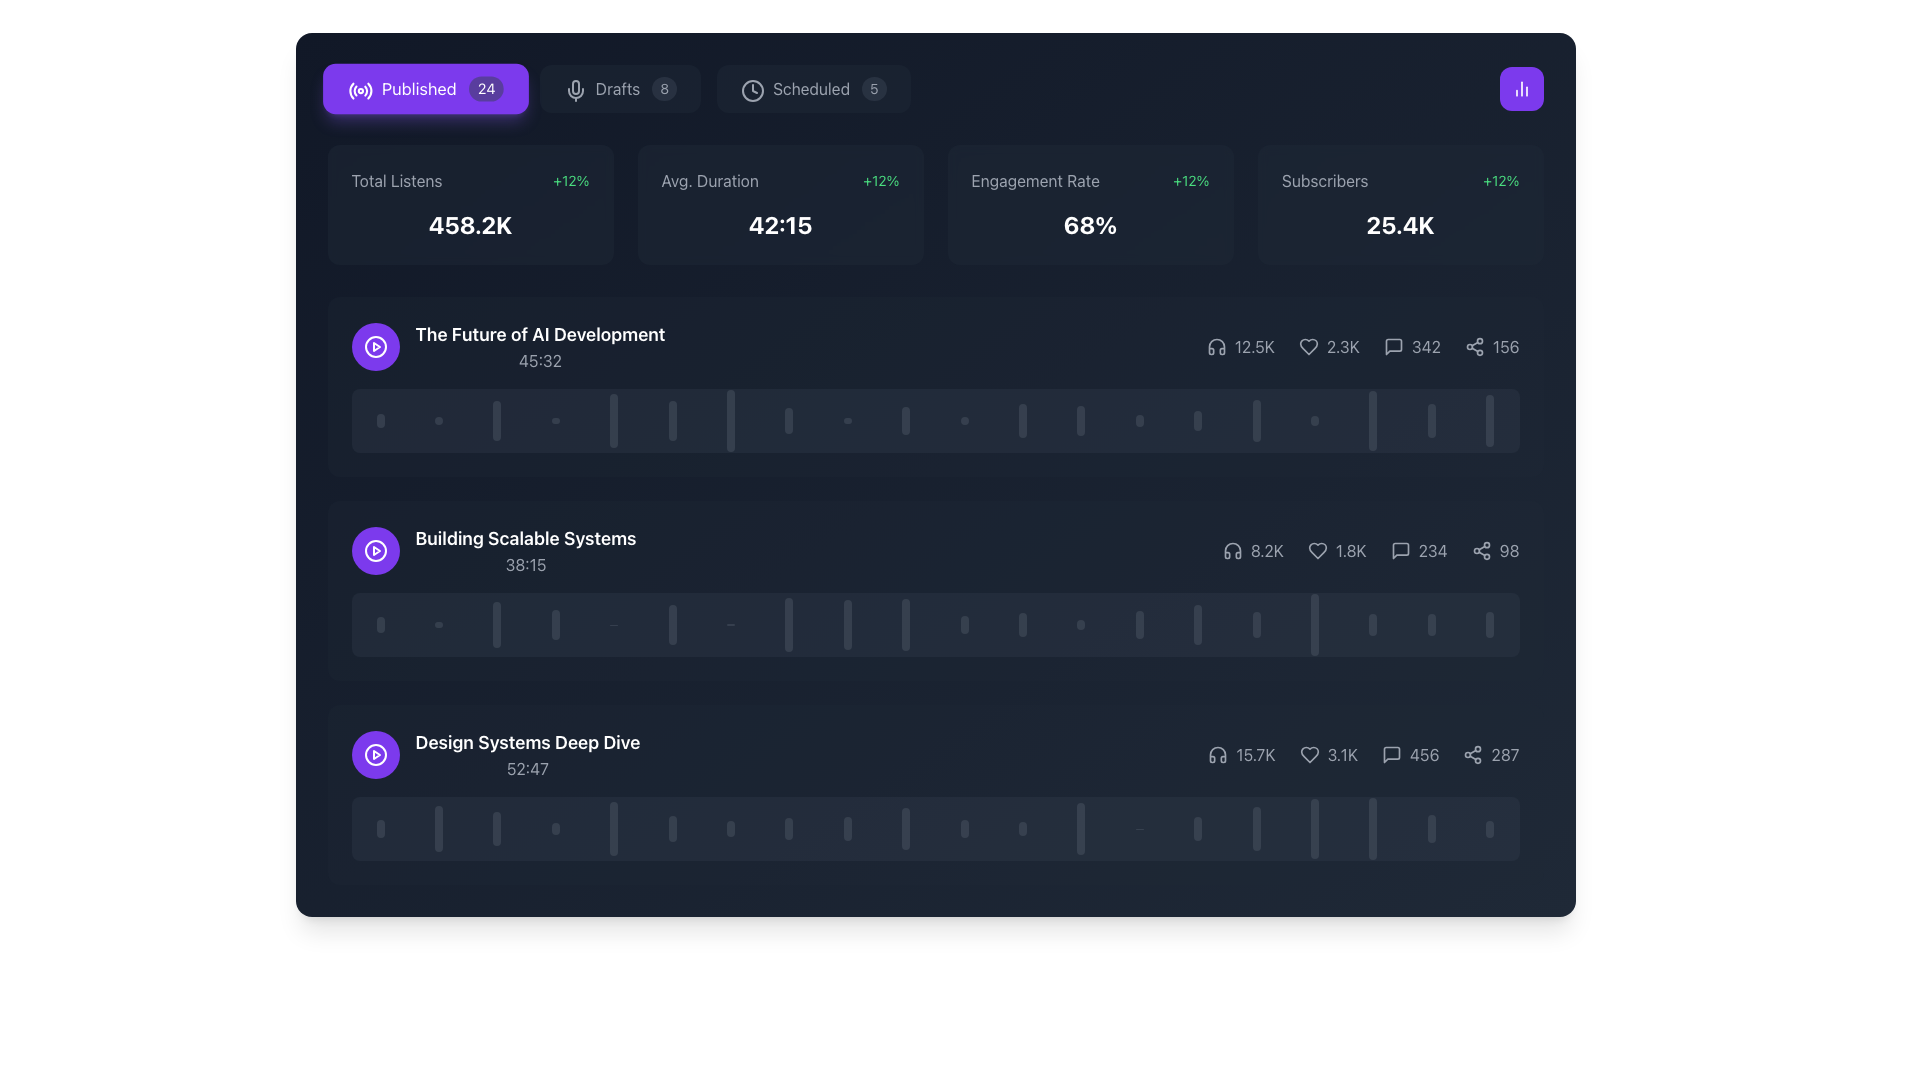 The width and height of the screenshot is (1920, 1080). I want to click on the Statistic label displaying '3.1K' with a heart icon, located in the bottommost row of statistics, so click(1328, 755).